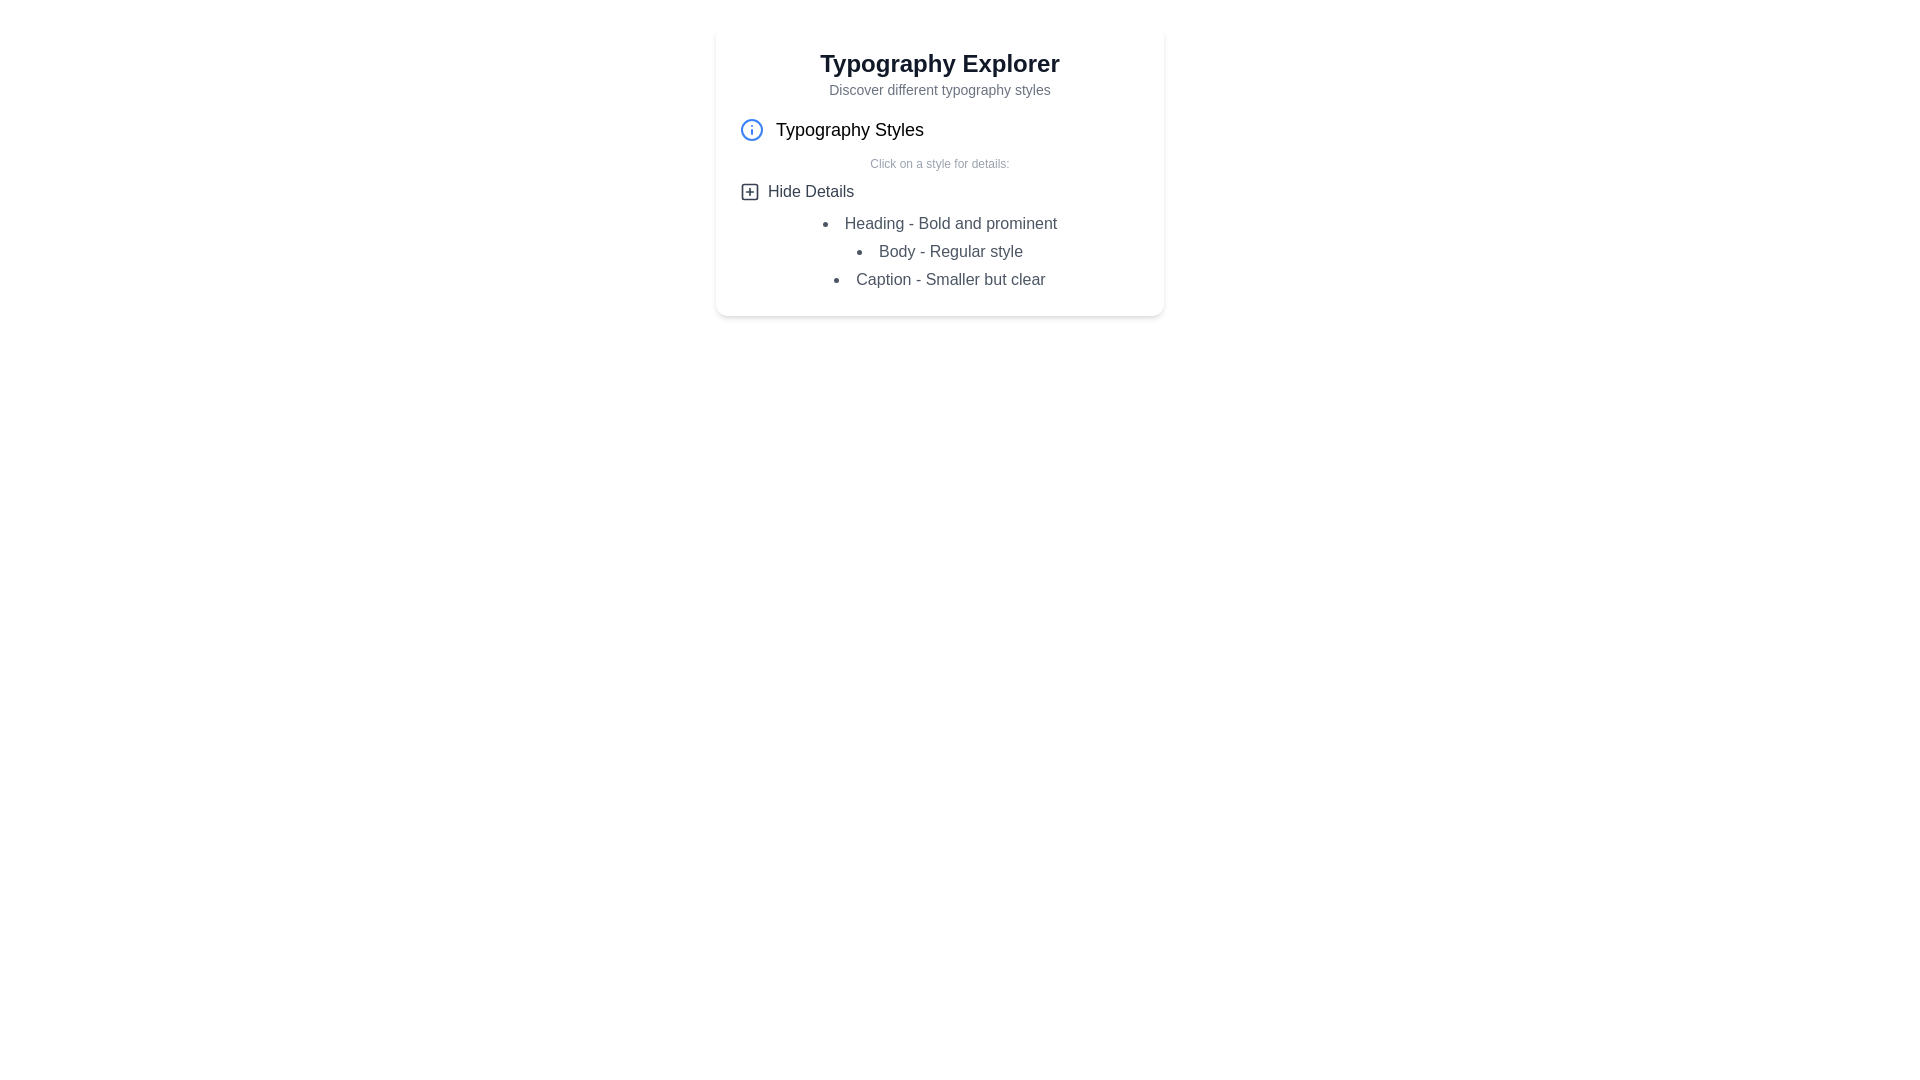  I want to click on the square icon button with a plus sign located to the left of the 'Hide Details' text, so click(748, 192).